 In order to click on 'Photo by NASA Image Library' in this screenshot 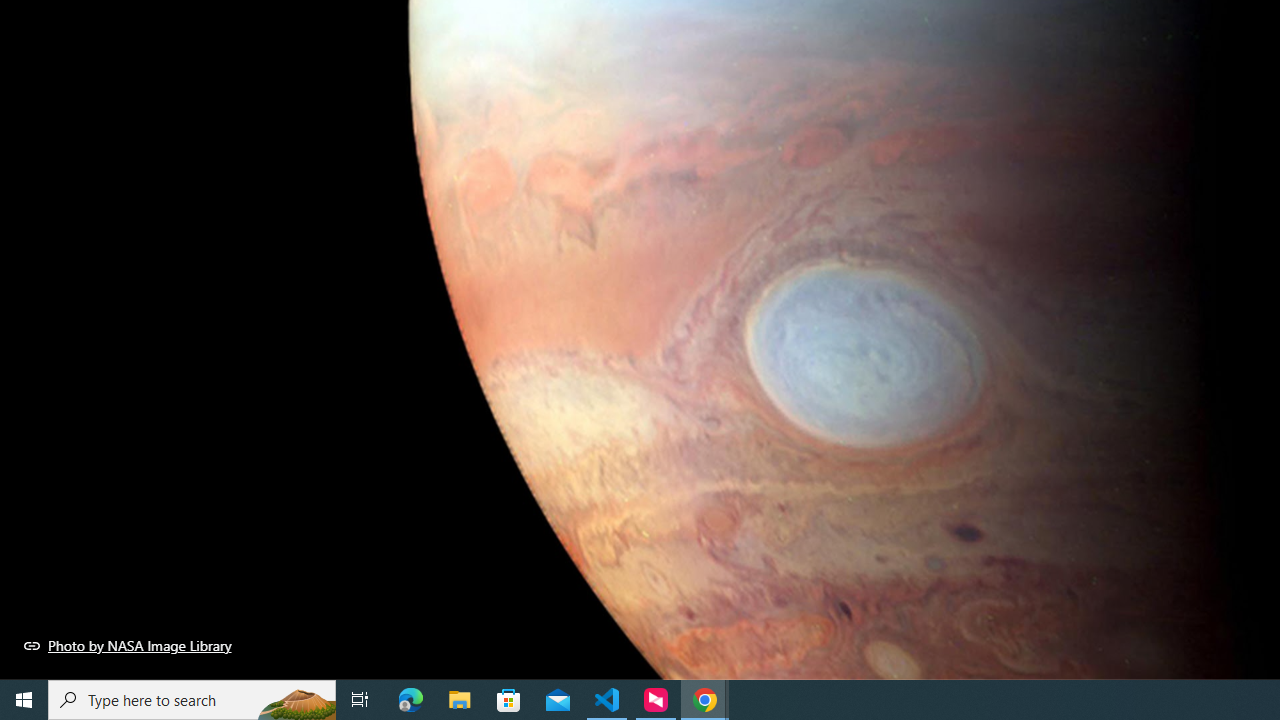, I will do `click(127, 645)`.